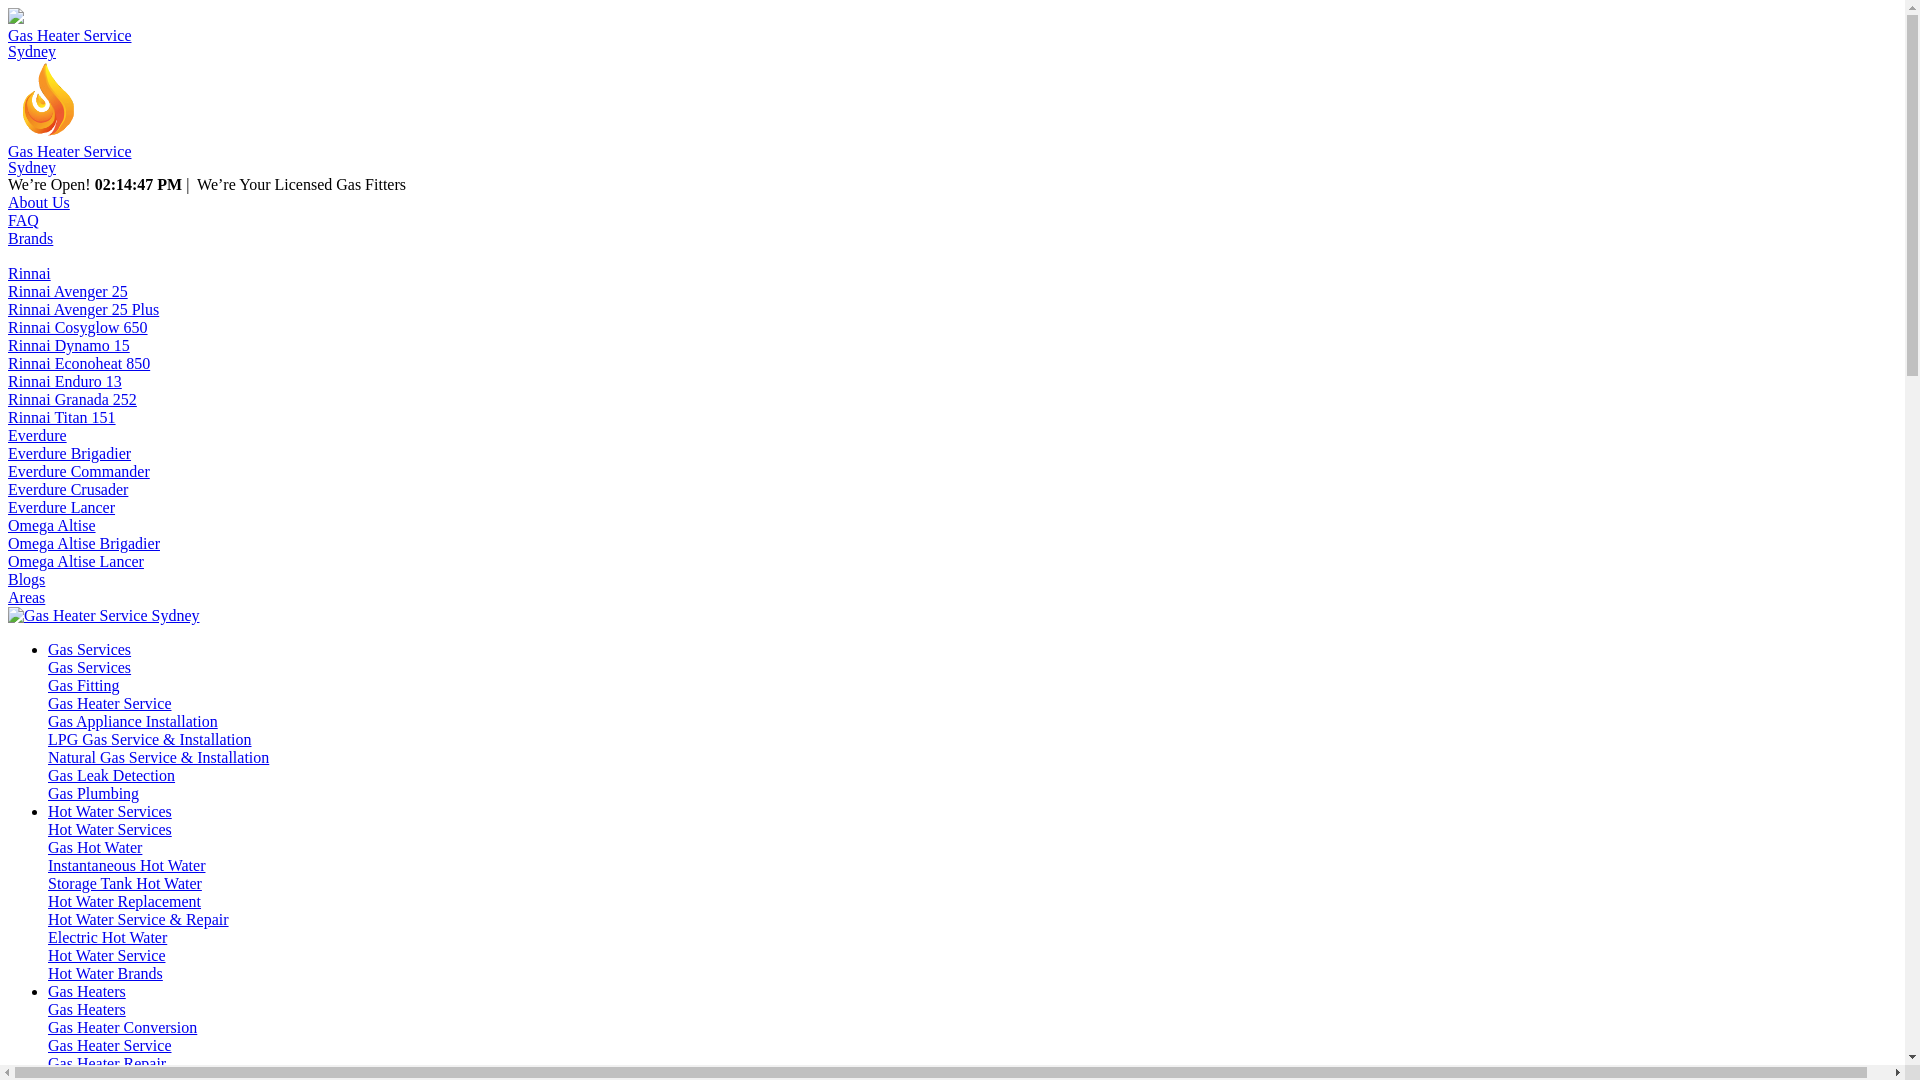  Describe the element at coordinates (137, 919) in the screenshot. I see `'Hot Water Service & Repair'` at that location.